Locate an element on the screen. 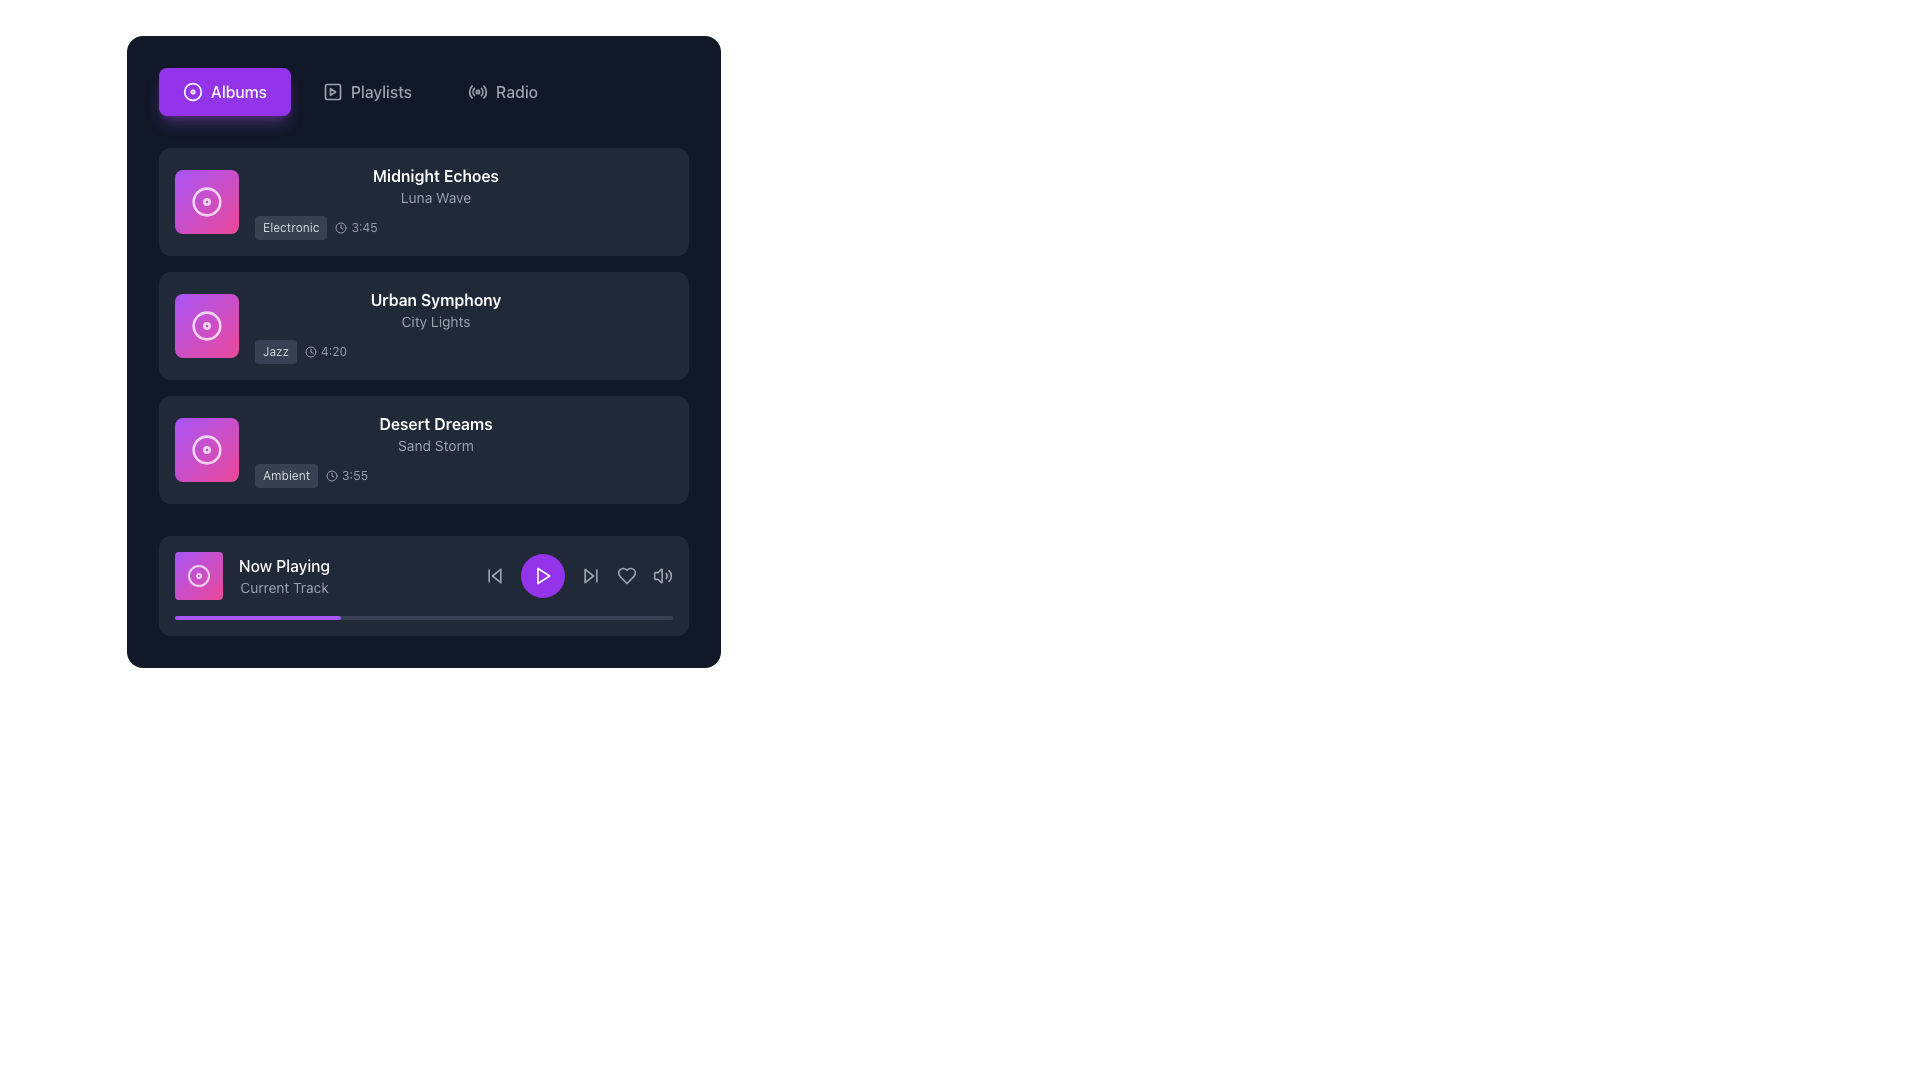 The height and width of the screenshot is (1080, 1920). the informational display element showing the song category 'Ambient' and duration '3:55' located at the bottom of the card for 'Desert Dreams' is located at coordinates (435, 475).